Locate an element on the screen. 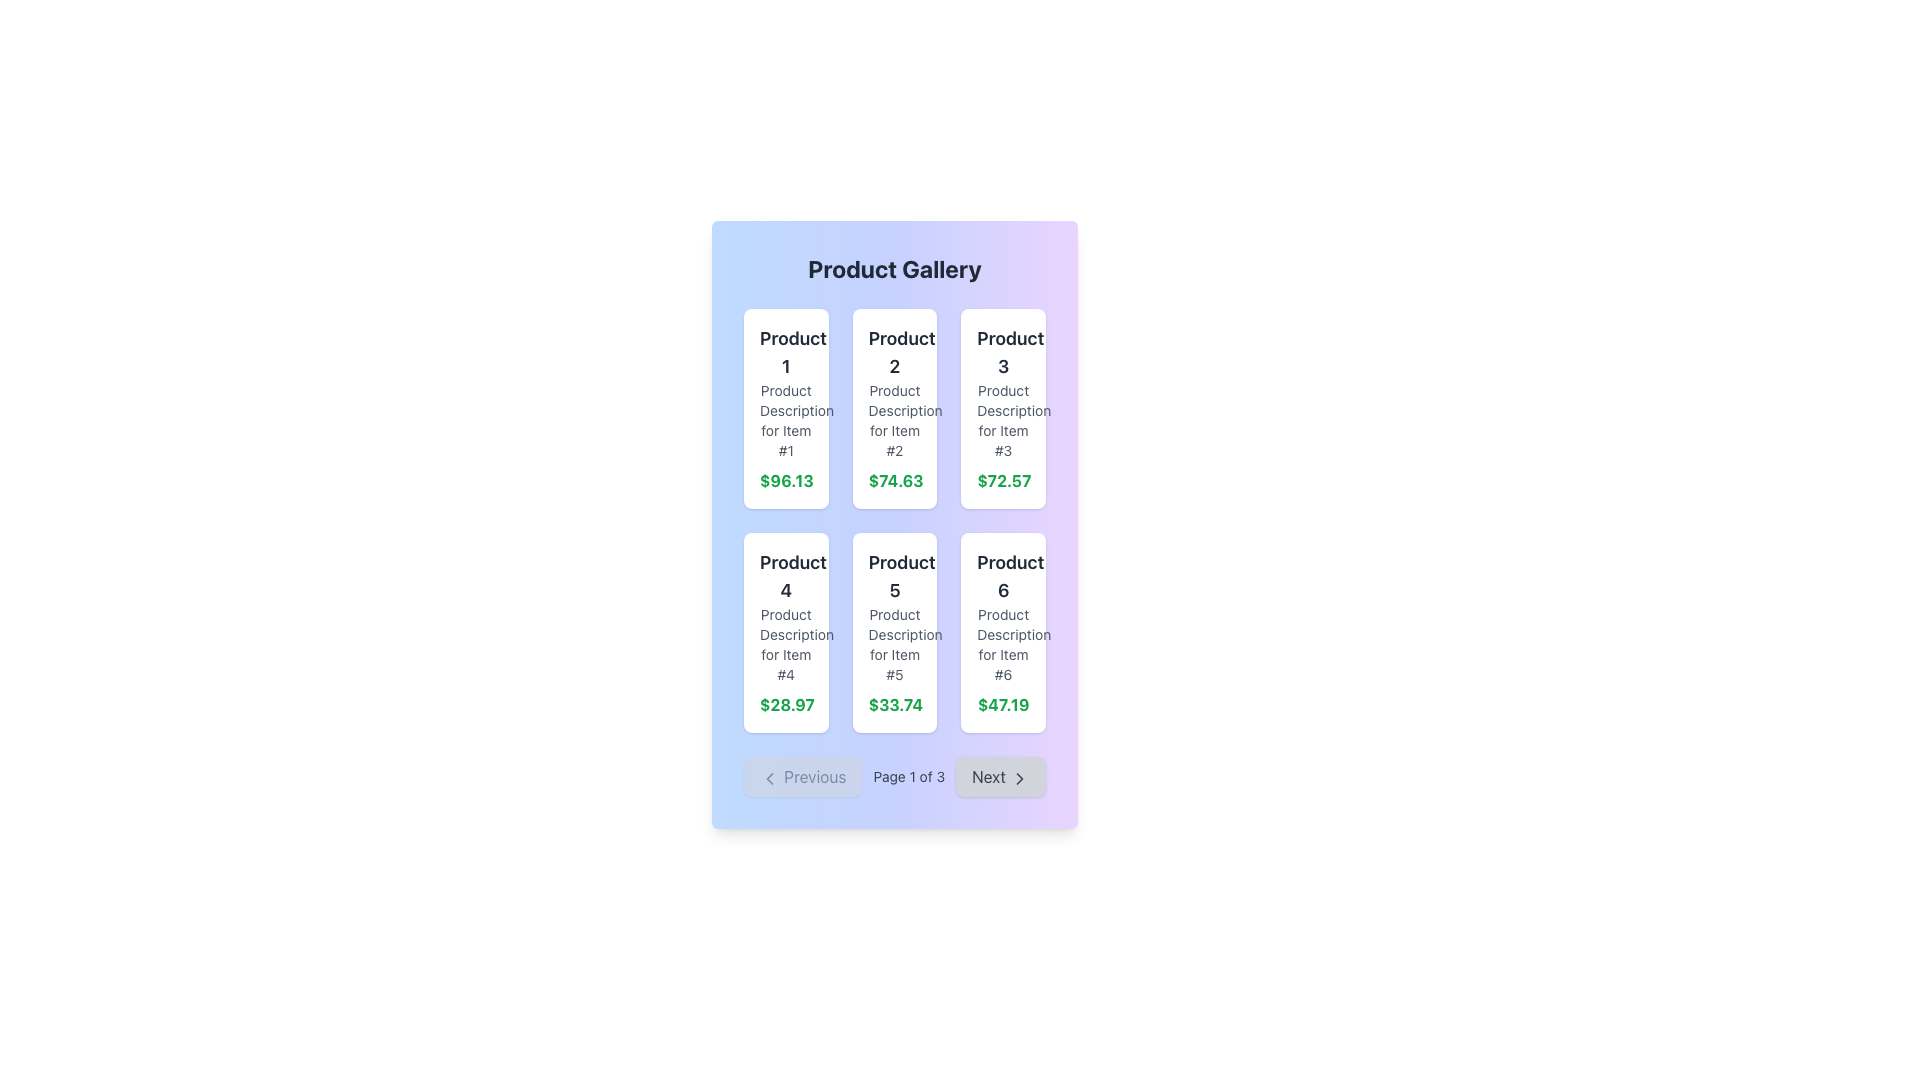  product details from the textual display element labeled 'Product 5', which includes its name, description, and price is located at coordinates (893, 632).